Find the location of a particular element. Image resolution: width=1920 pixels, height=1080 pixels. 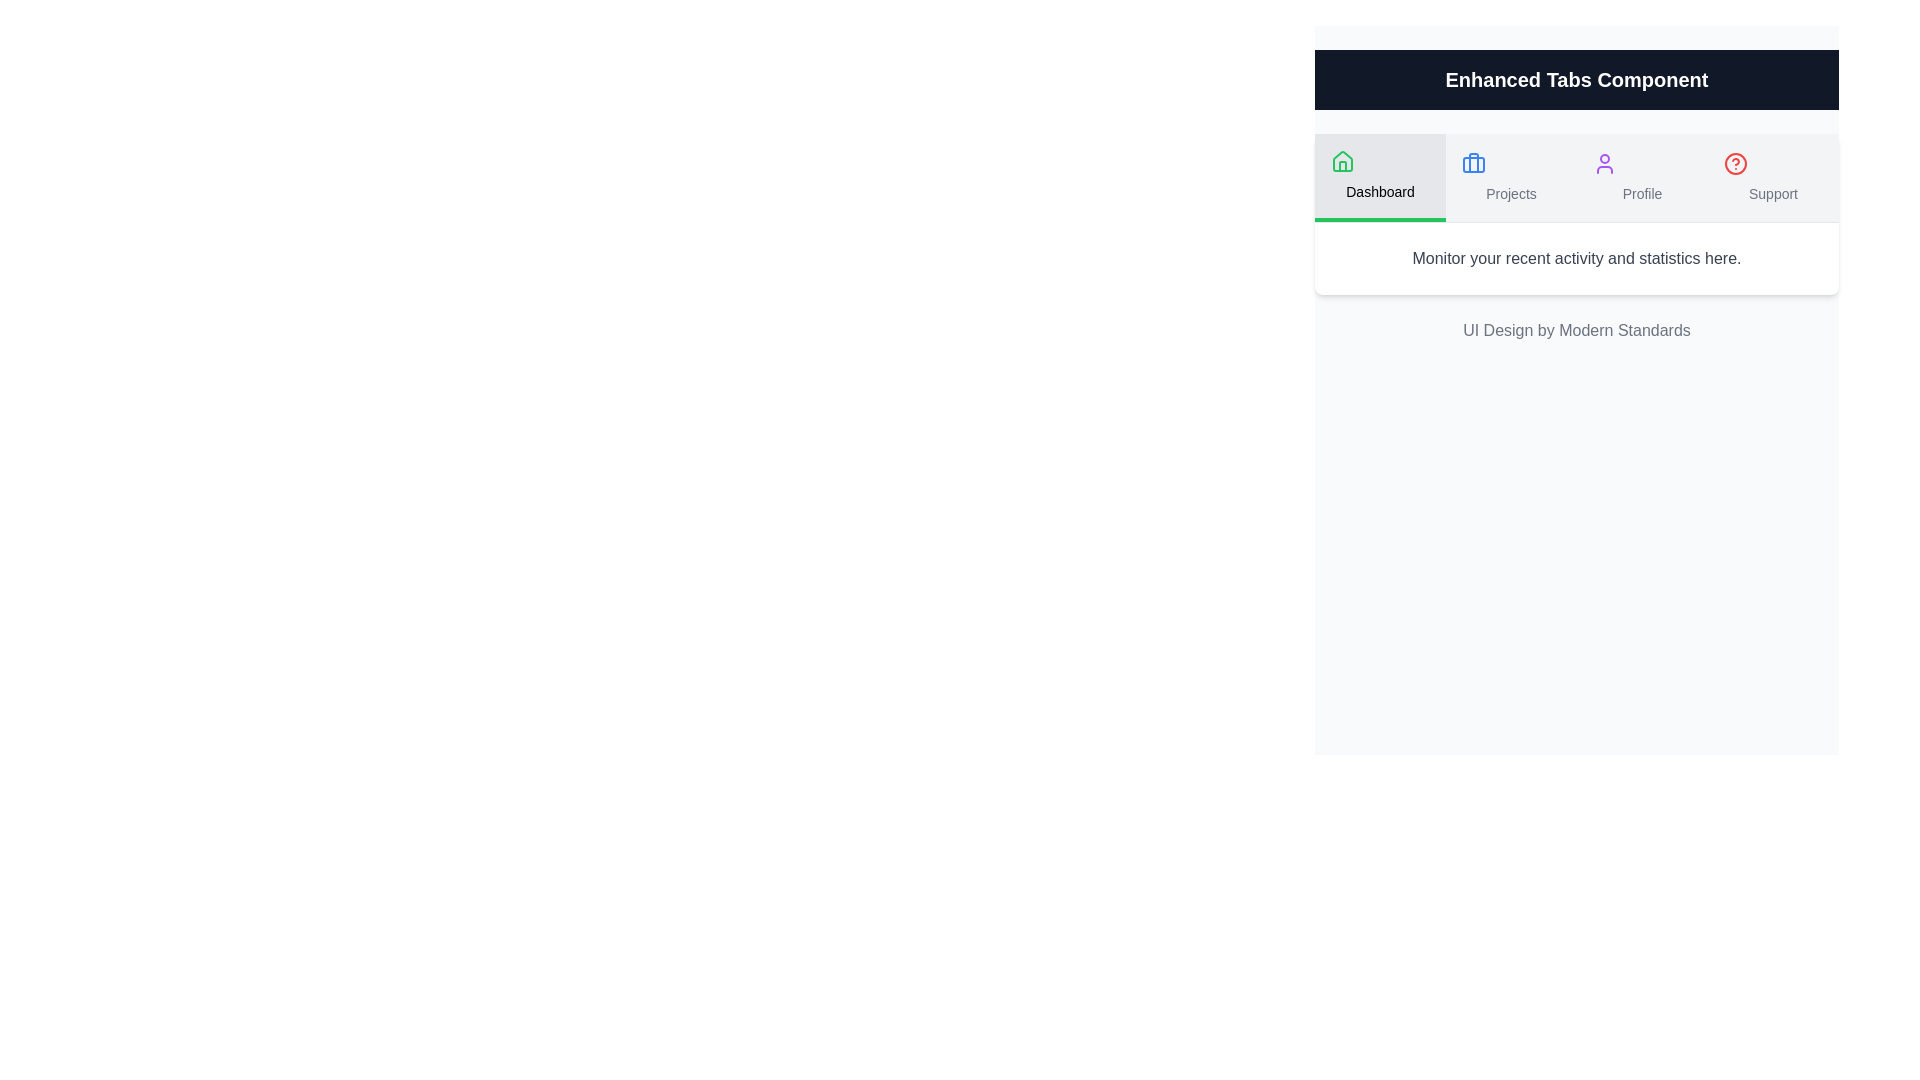

the 'Support' label located beneath the help circle icon in the header navigation bar is located at coordinates (1773, 193).